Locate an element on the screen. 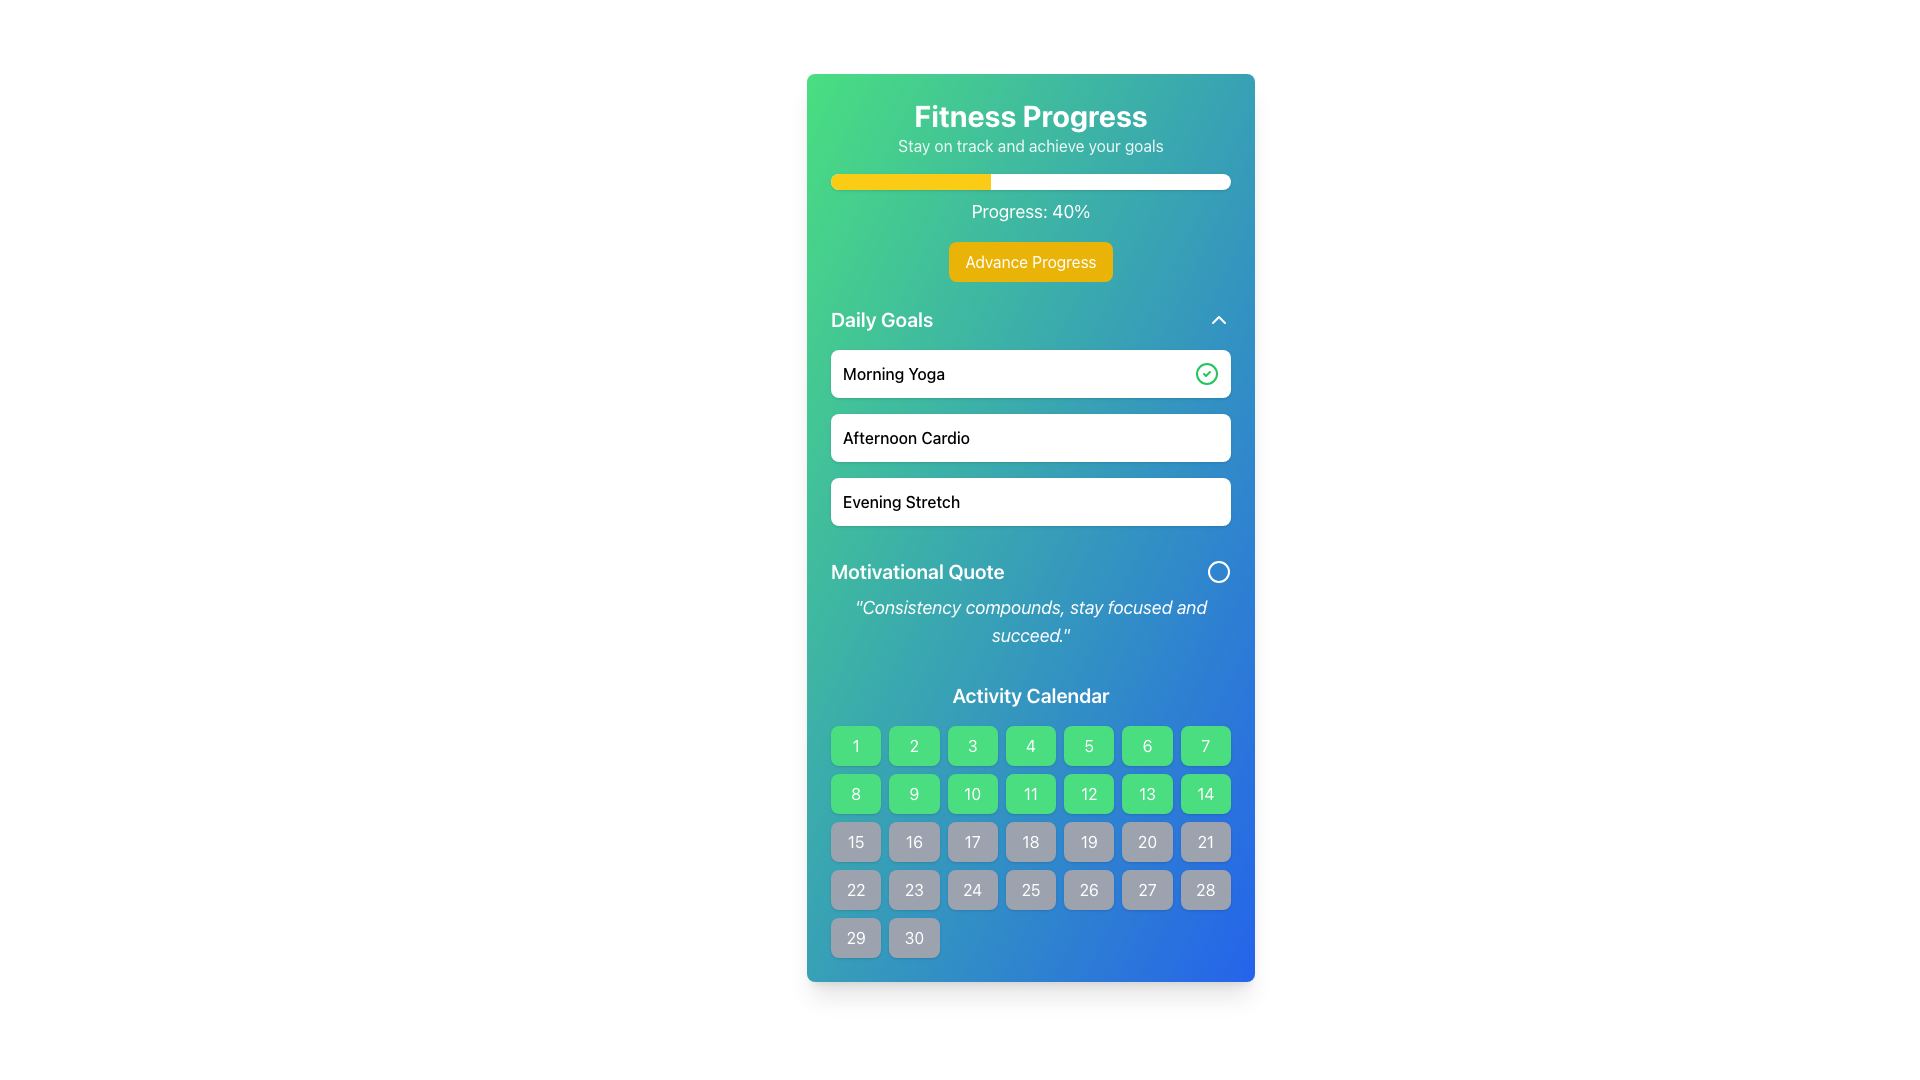 The image size is (1920, 1080). the square button with a gray background and the number '18' centered in white text in the Activity Calendar section for rescheduling events is located at coordinates (1031, 841).